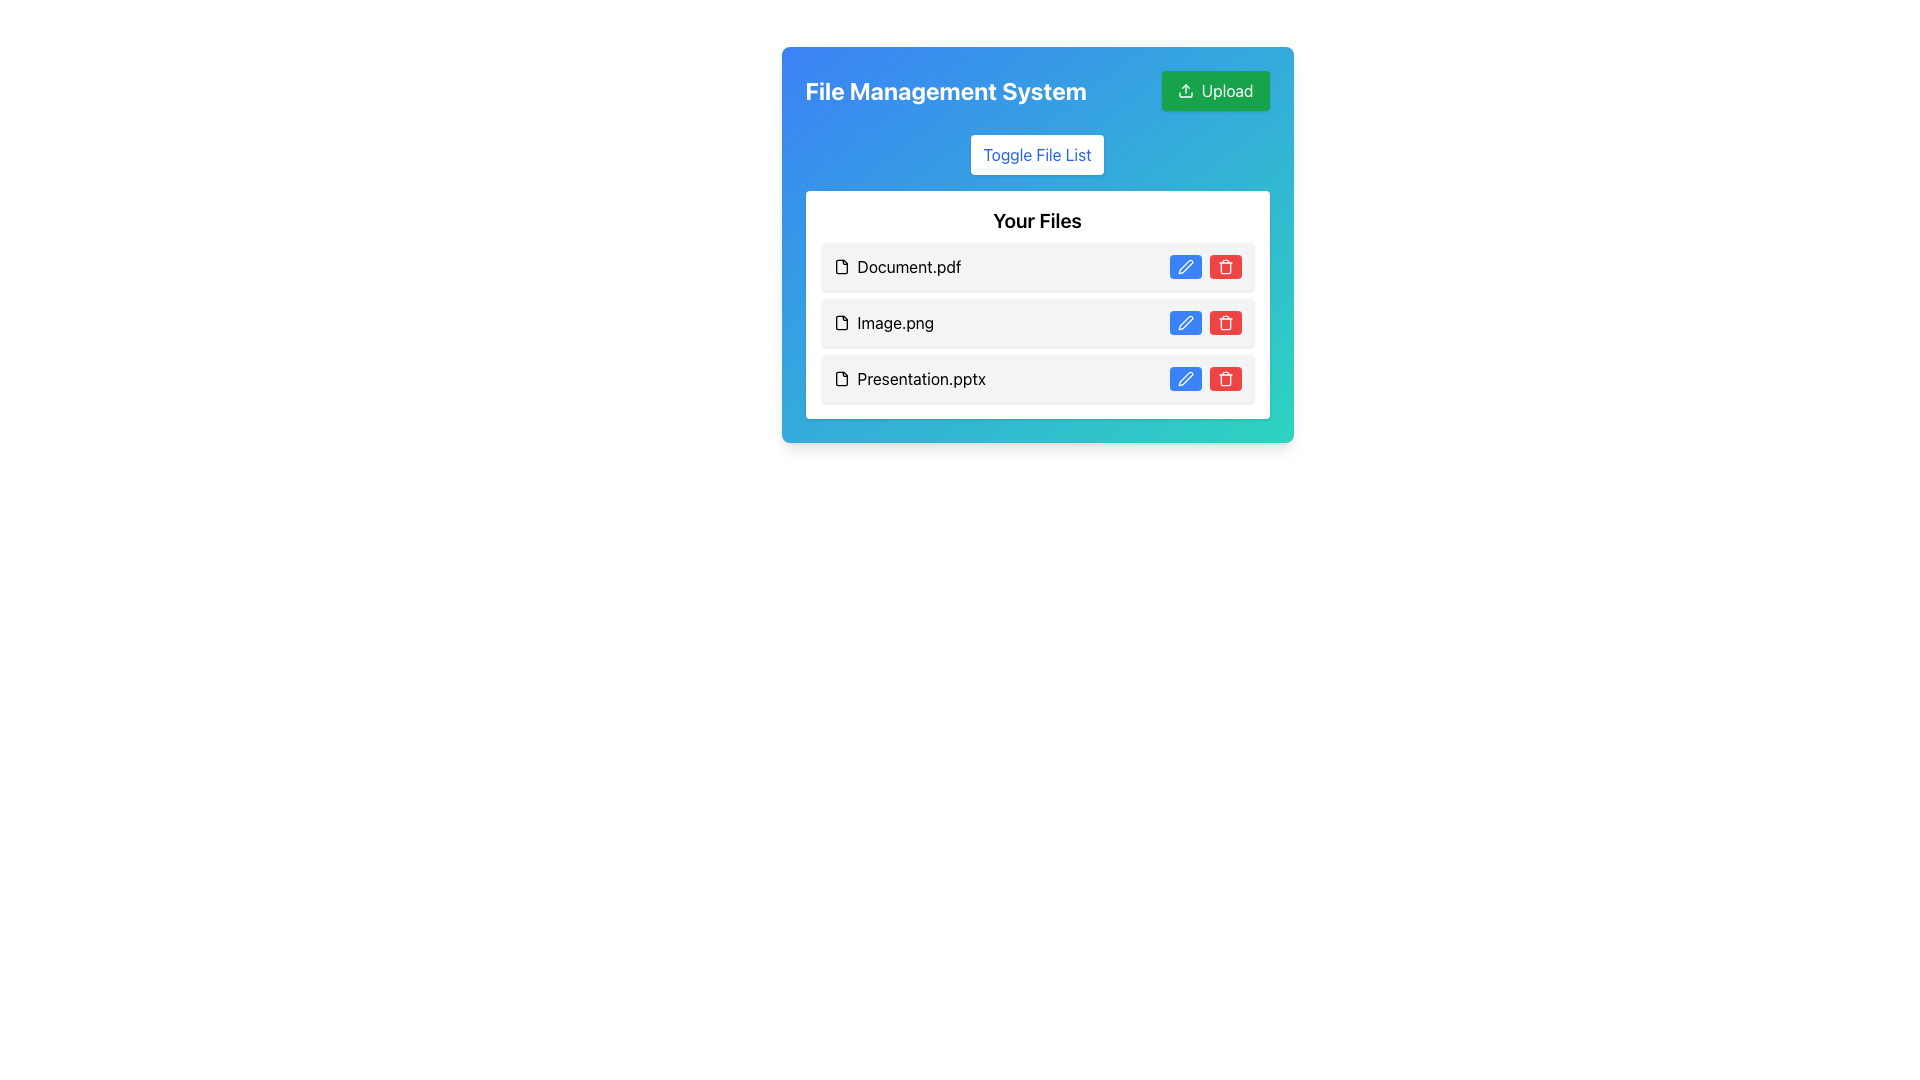 The image size is (1920, 1080). Describe the element at coordinates (841, 378) in the screenshot. I see `the file icon for 'Presentation.pptx' in the file management section, which serves as a visual indicator for the file type` at that location.